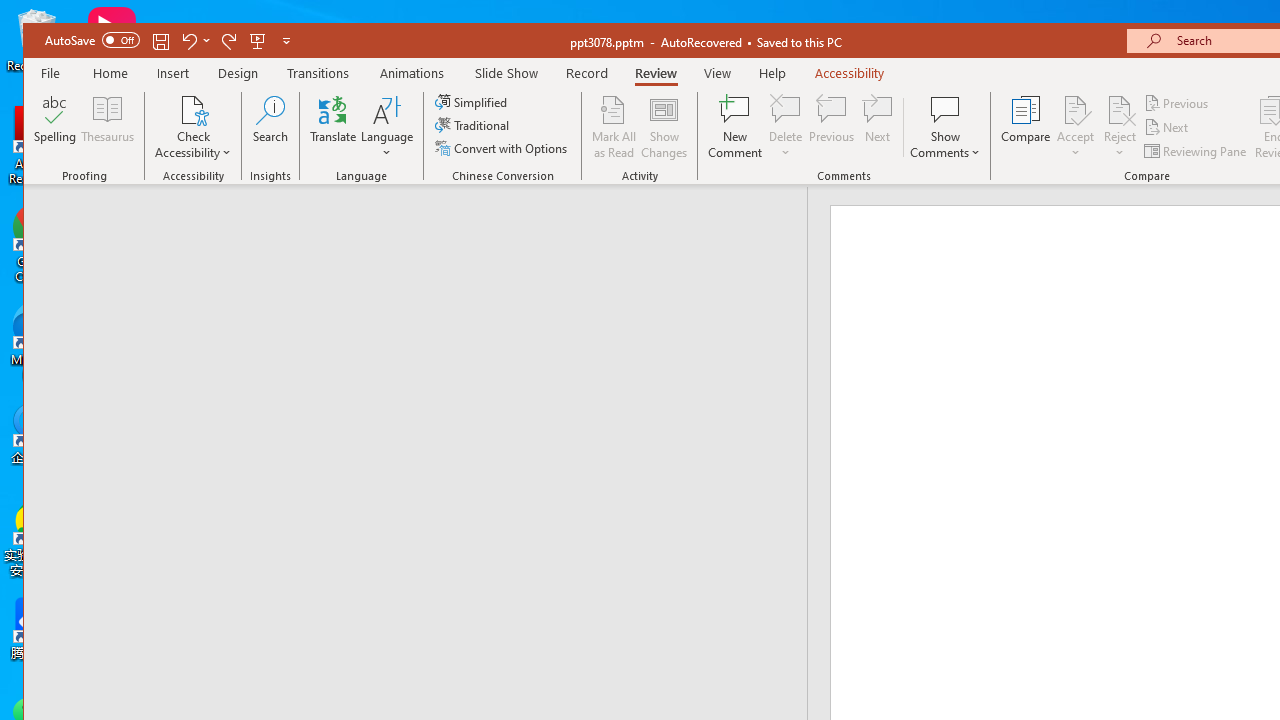 This screenshot has width=1280, height=720. Describe the element at coordinates (472, 102) in the screenshot. I see `'Simplified'` at that location.